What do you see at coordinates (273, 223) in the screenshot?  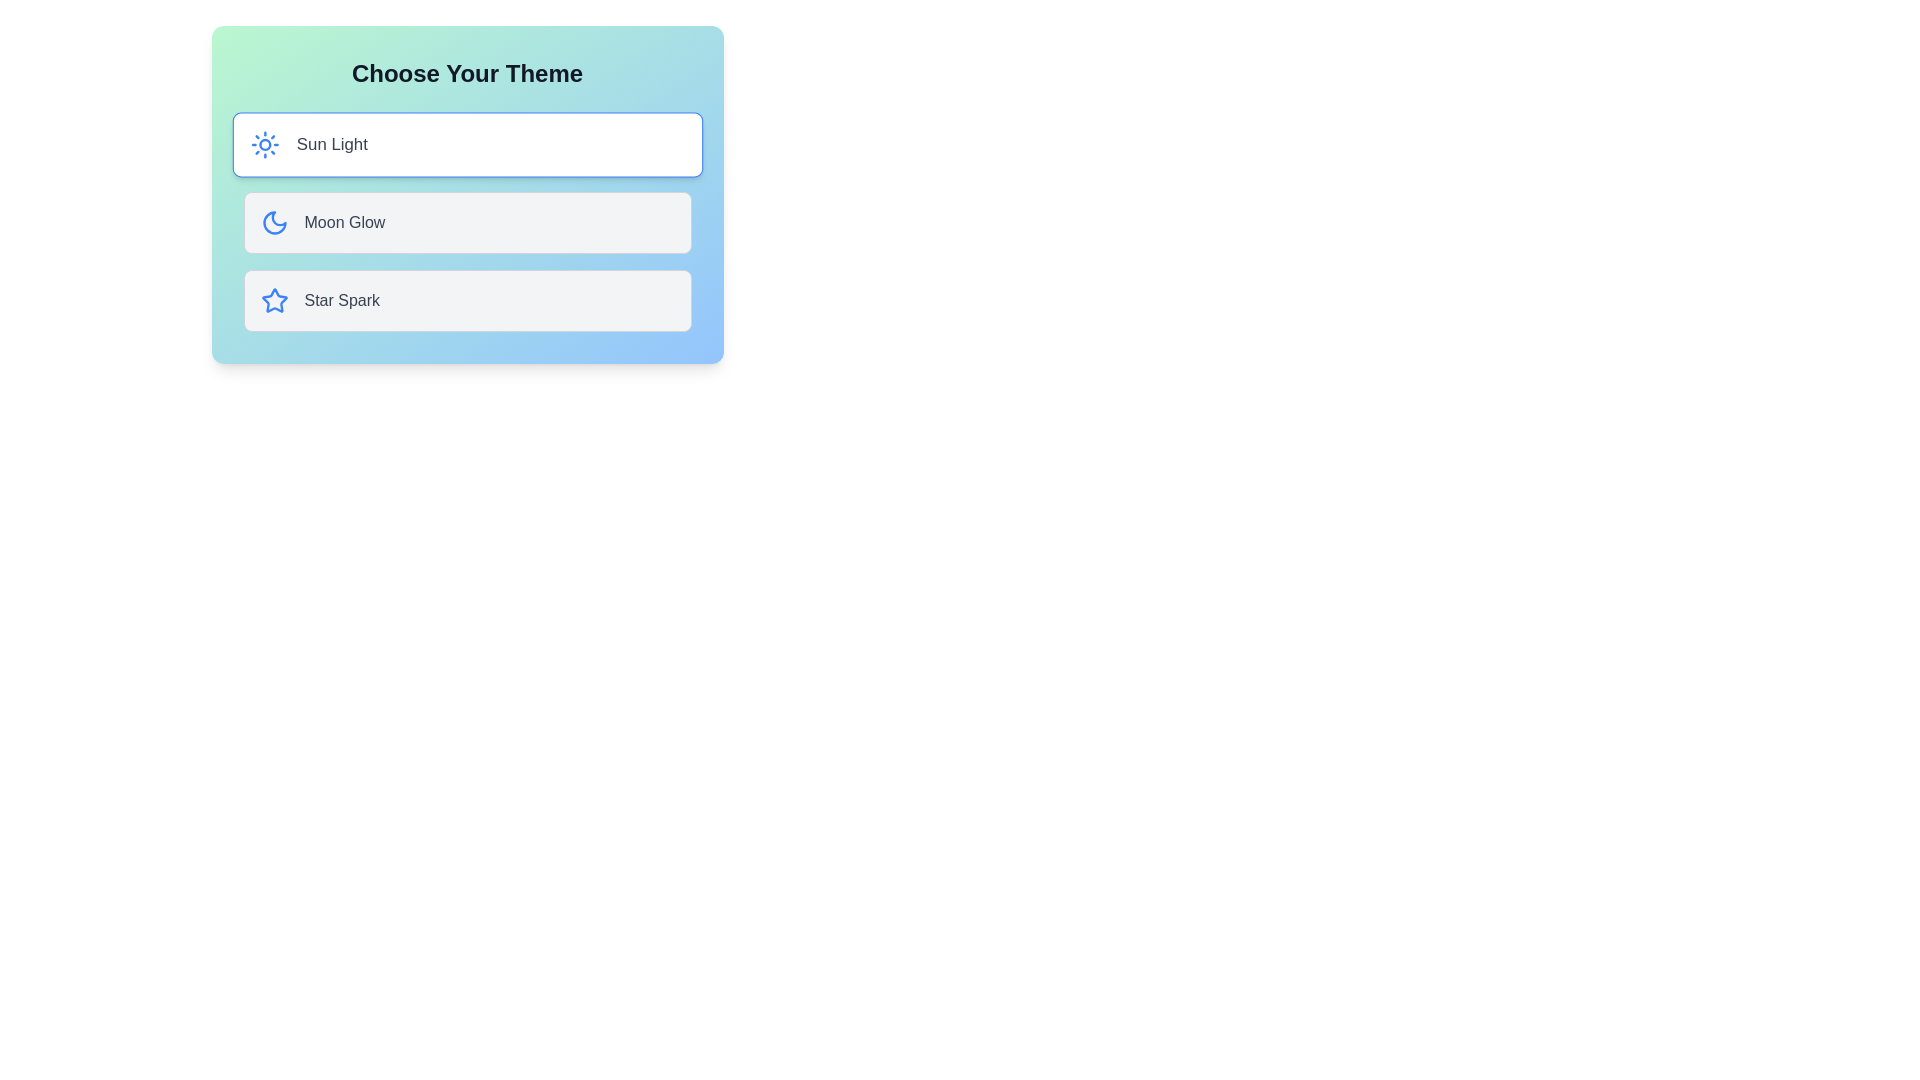 I see `the 'Moon Glow' theme option icon, which is located at the left end of the button labeled 'Moon Glow' in the vertically stacked list under 'Choose Your Theme'` at bounding box center [273, 223].